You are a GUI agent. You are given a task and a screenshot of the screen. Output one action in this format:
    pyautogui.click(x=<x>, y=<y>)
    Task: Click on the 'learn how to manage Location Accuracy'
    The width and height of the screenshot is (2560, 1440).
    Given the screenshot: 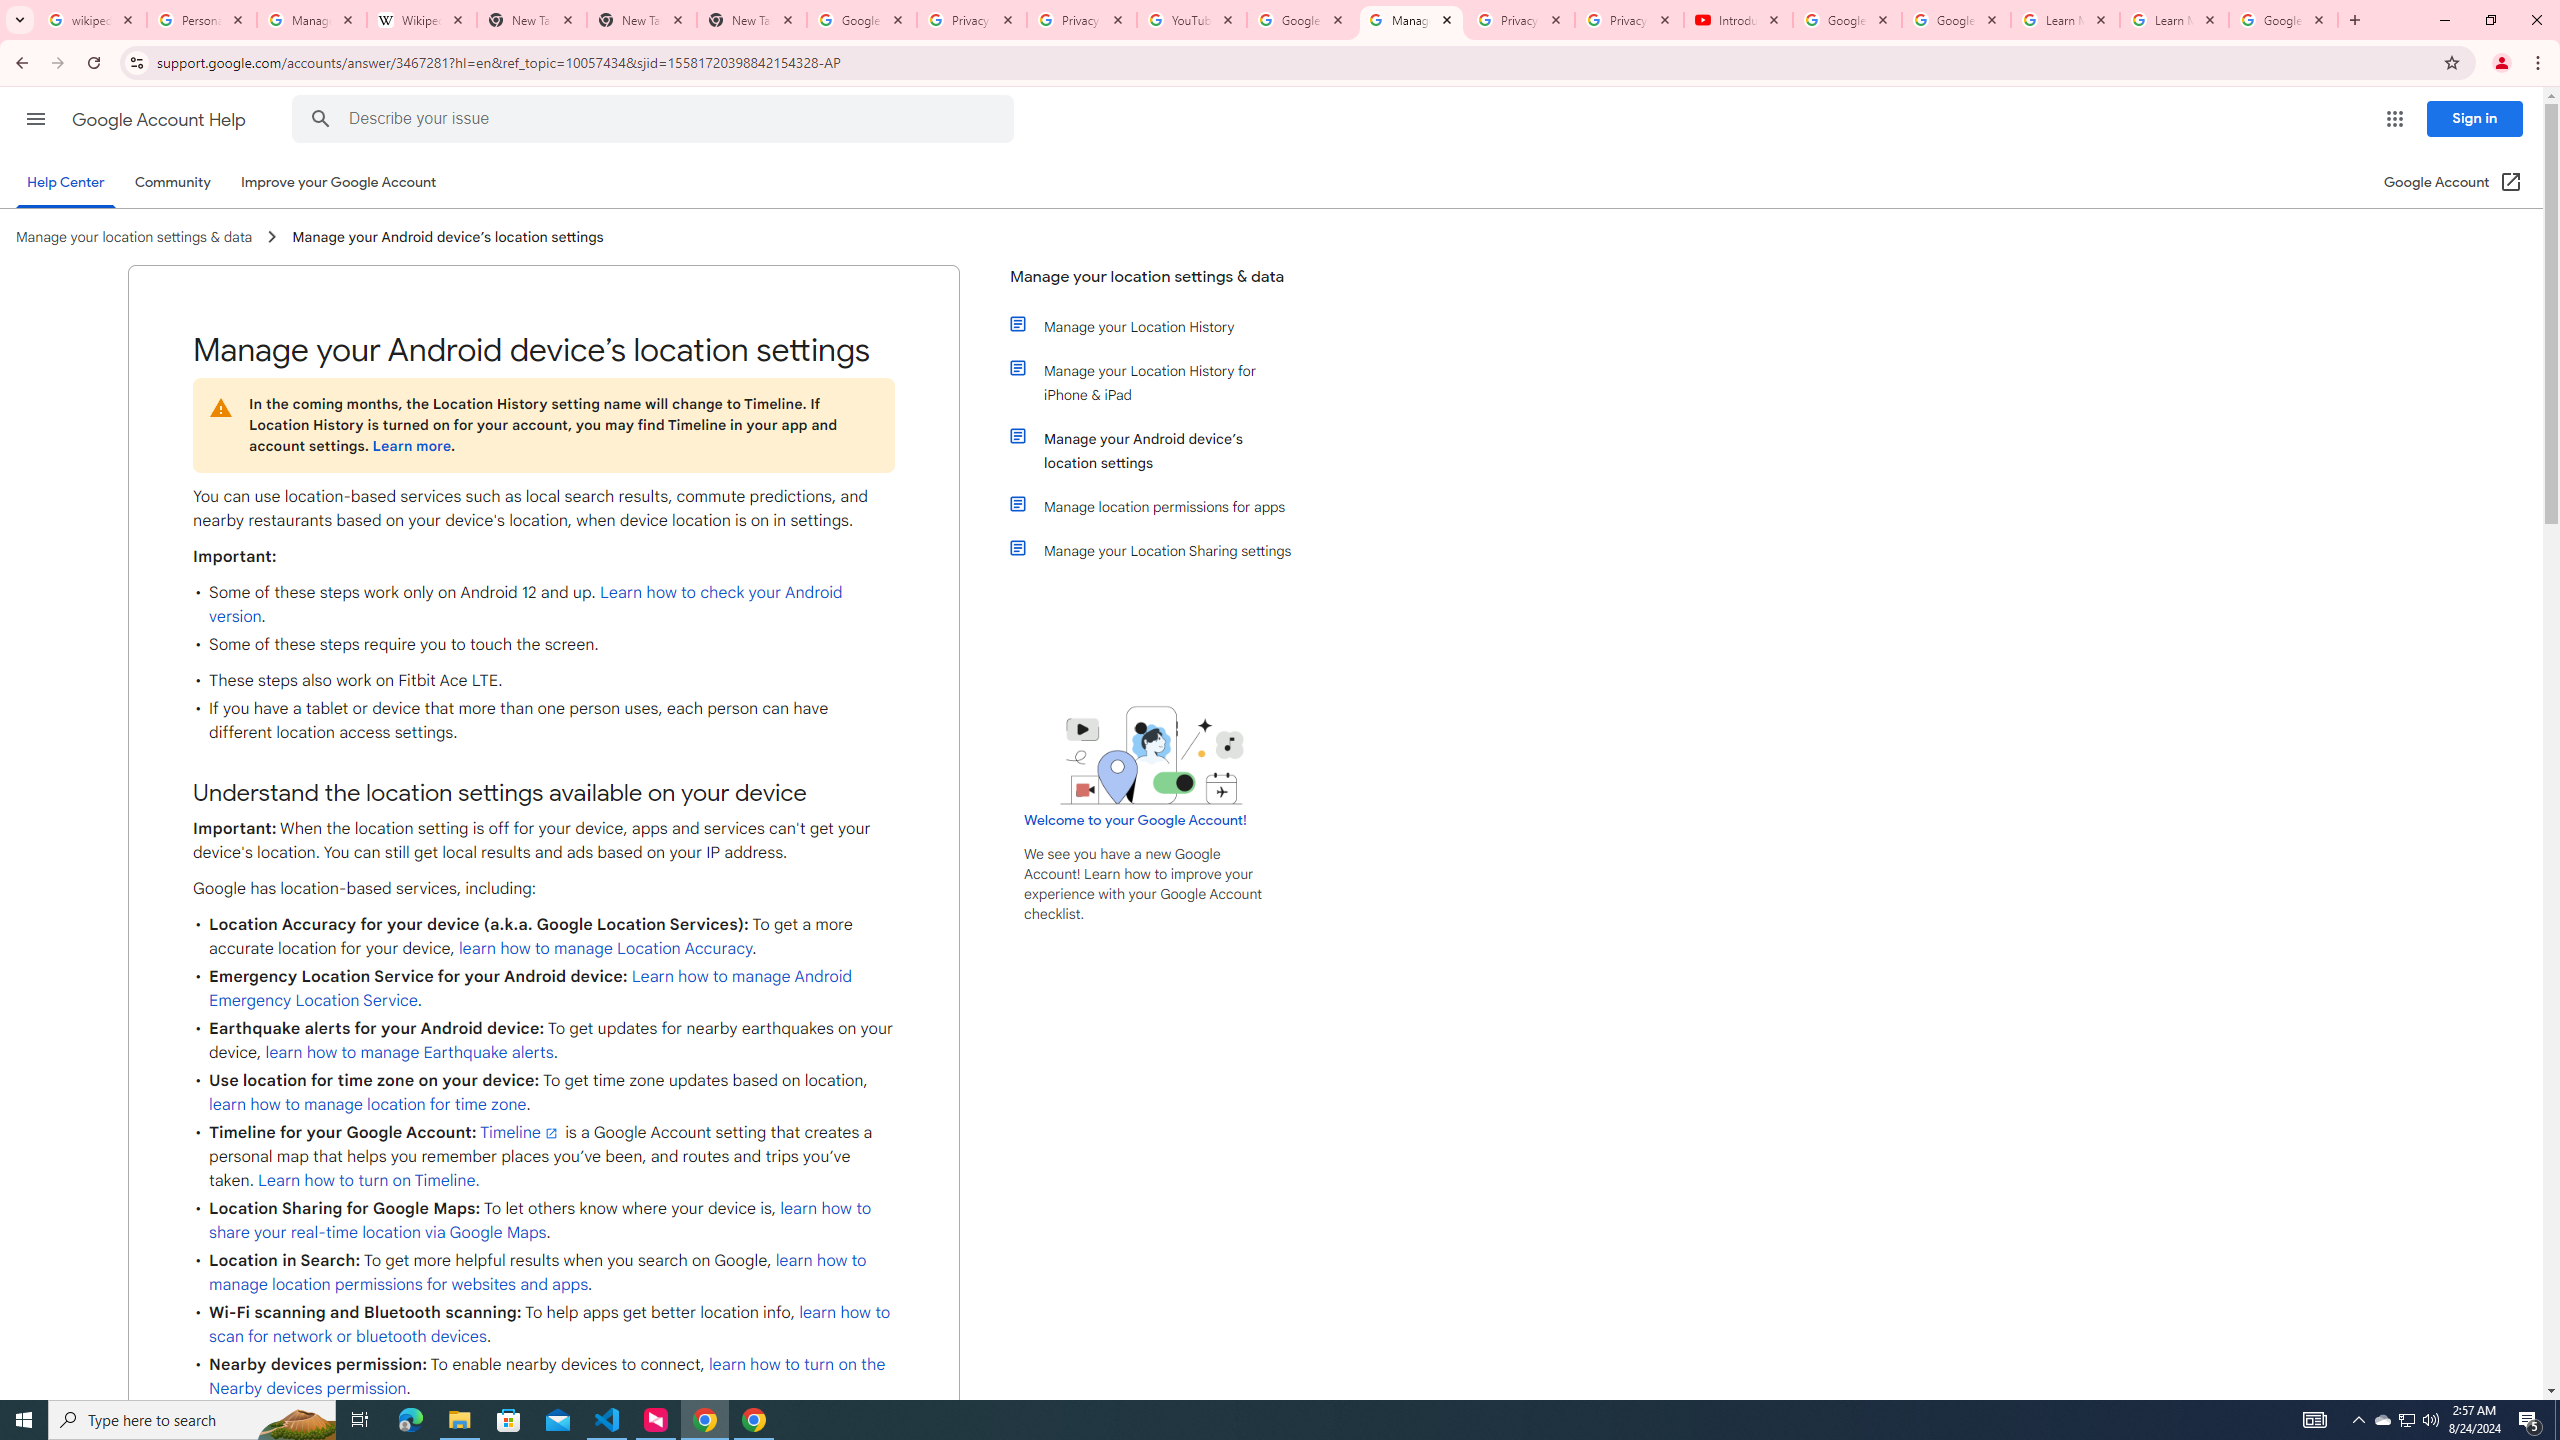 What is the action you would take?
    pyautogui.click(x=604, y=947)
    